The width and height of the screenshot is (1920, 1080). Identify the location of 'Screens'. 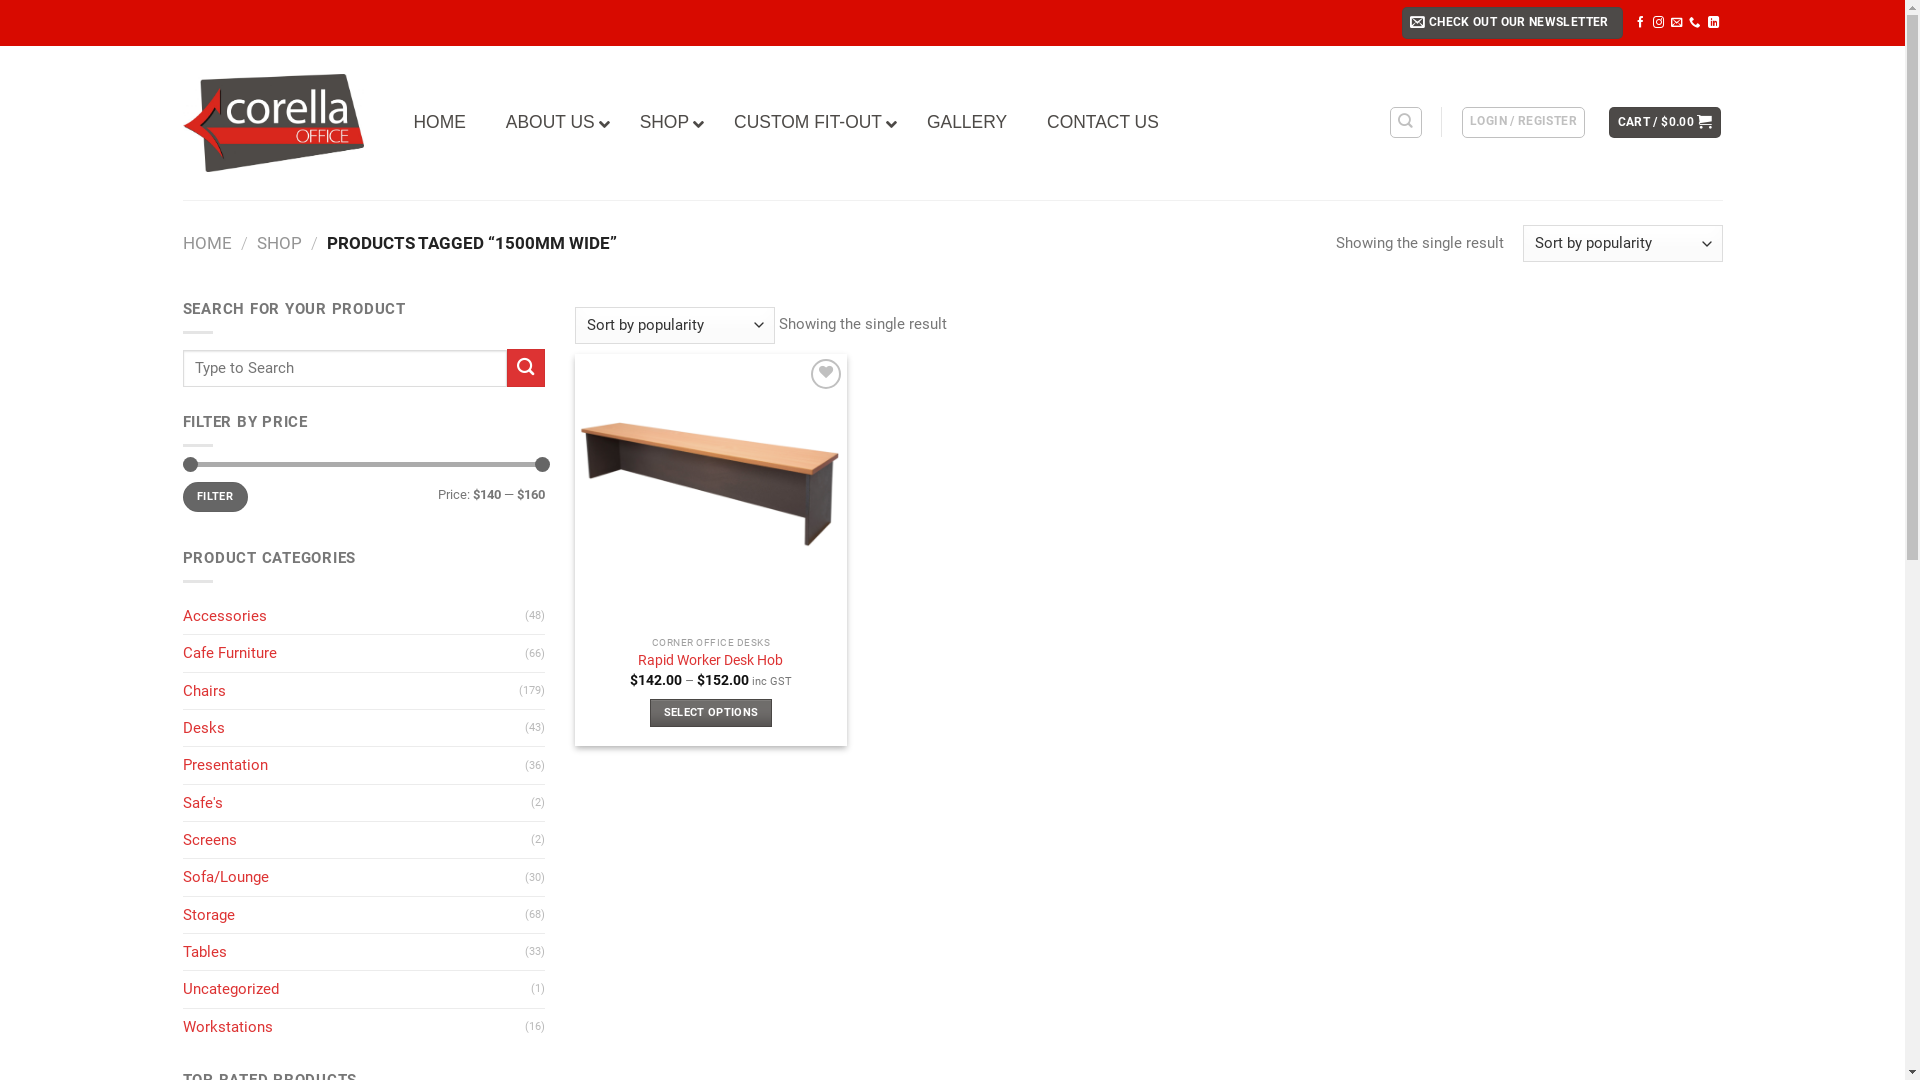
(356, 840).